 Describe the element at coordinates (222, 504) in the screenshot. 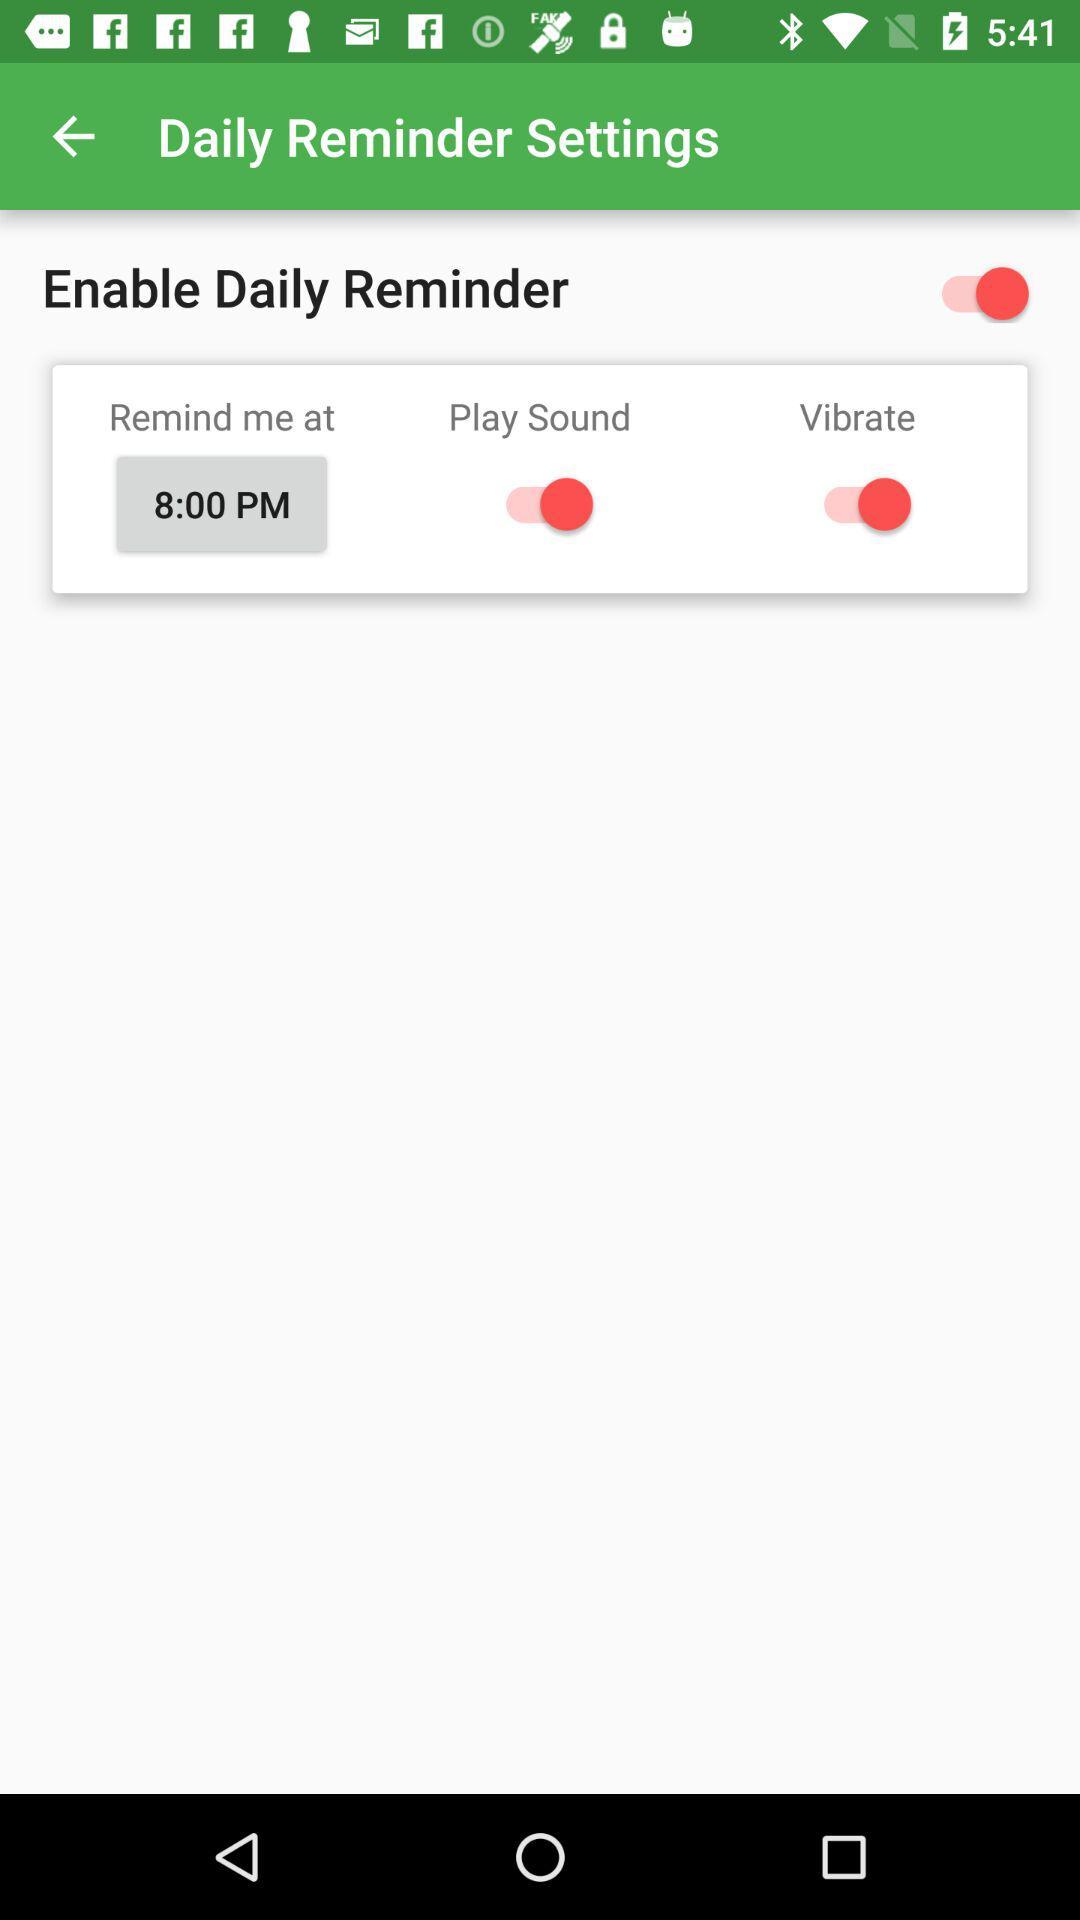

I see `icon next to play sound item` at that location.